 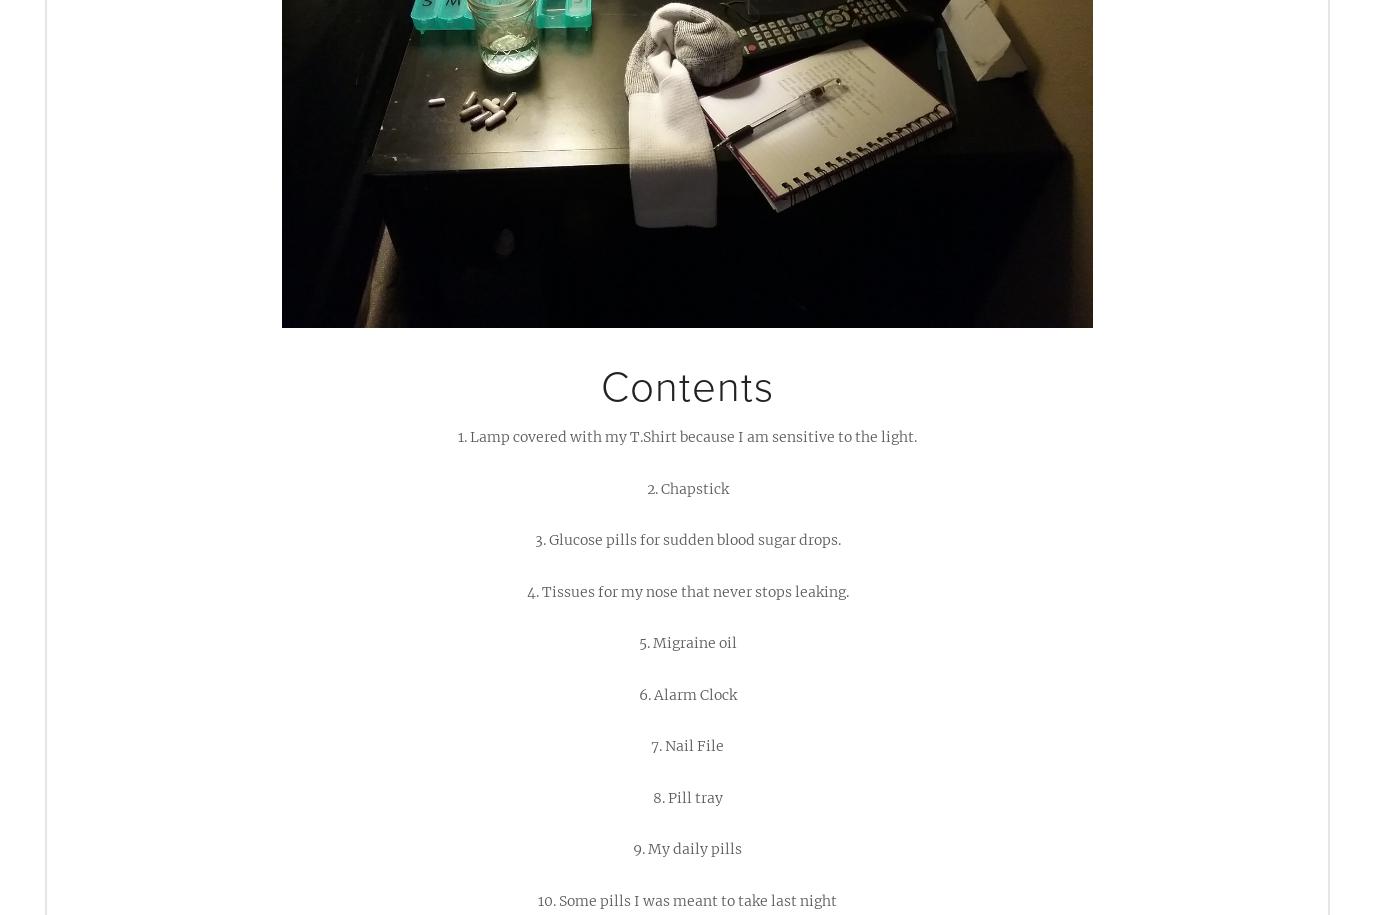 What do you see at coordinates (685, 795) in the screenshot?
I see `'8. Pill tray'` at bounding box center [685, 795].